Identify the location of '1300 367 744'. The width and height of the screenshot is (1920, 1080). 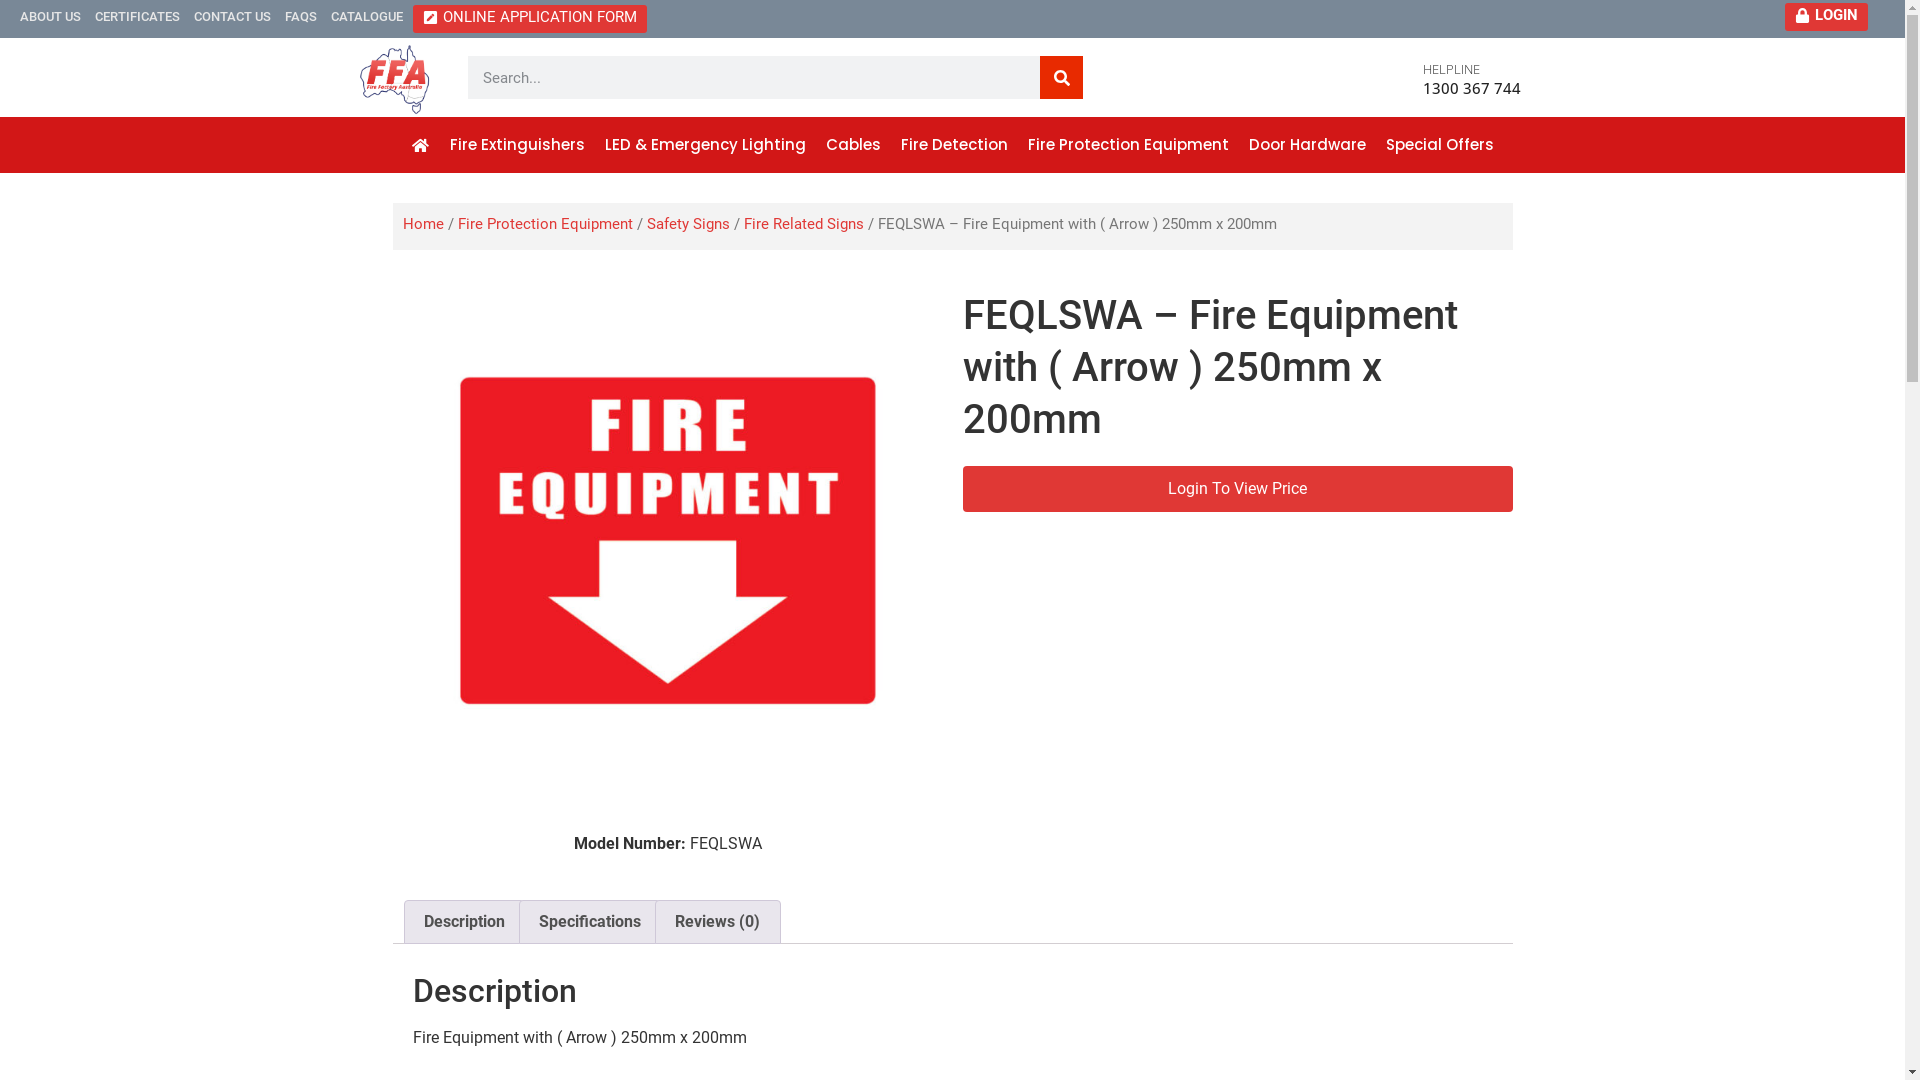
(1472, 87).